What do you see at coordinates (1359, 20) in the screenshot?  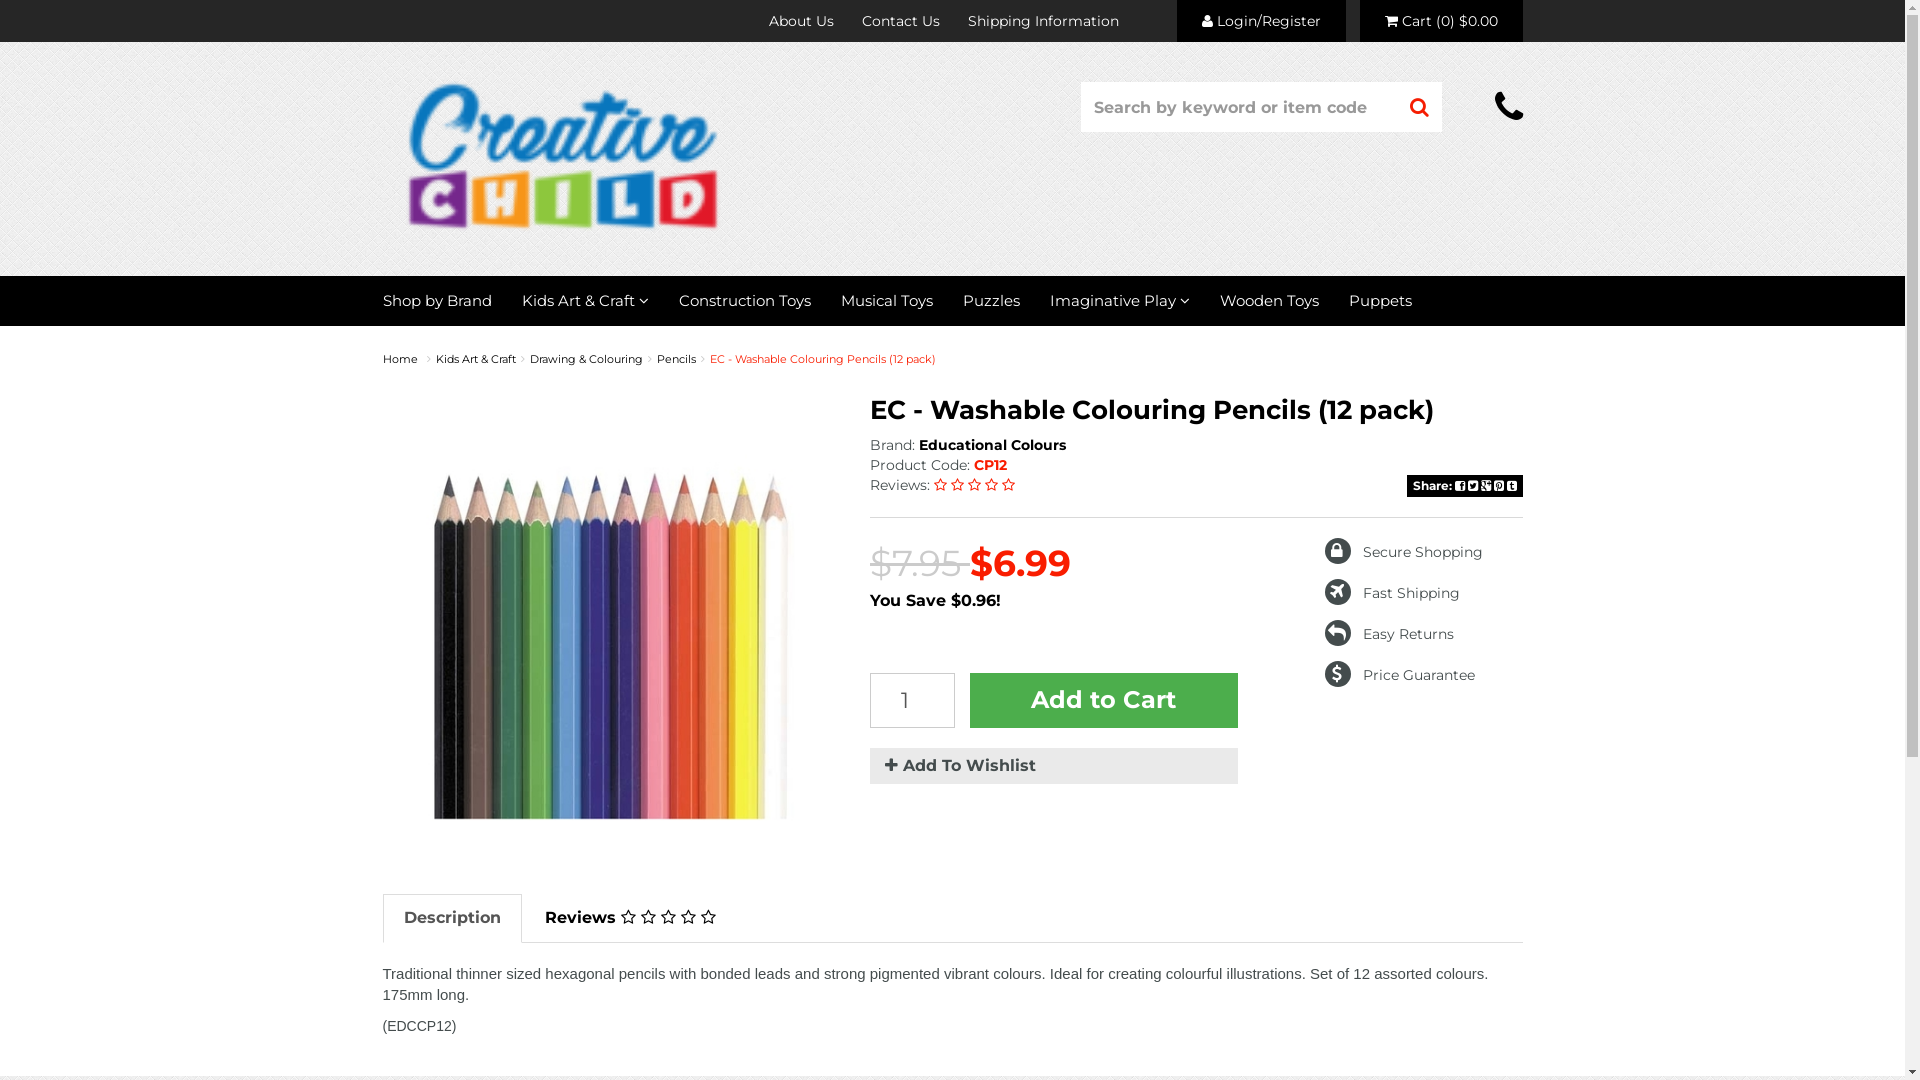 I see `'Cart (0) $0.00'` at bounding box center [1359, 20].